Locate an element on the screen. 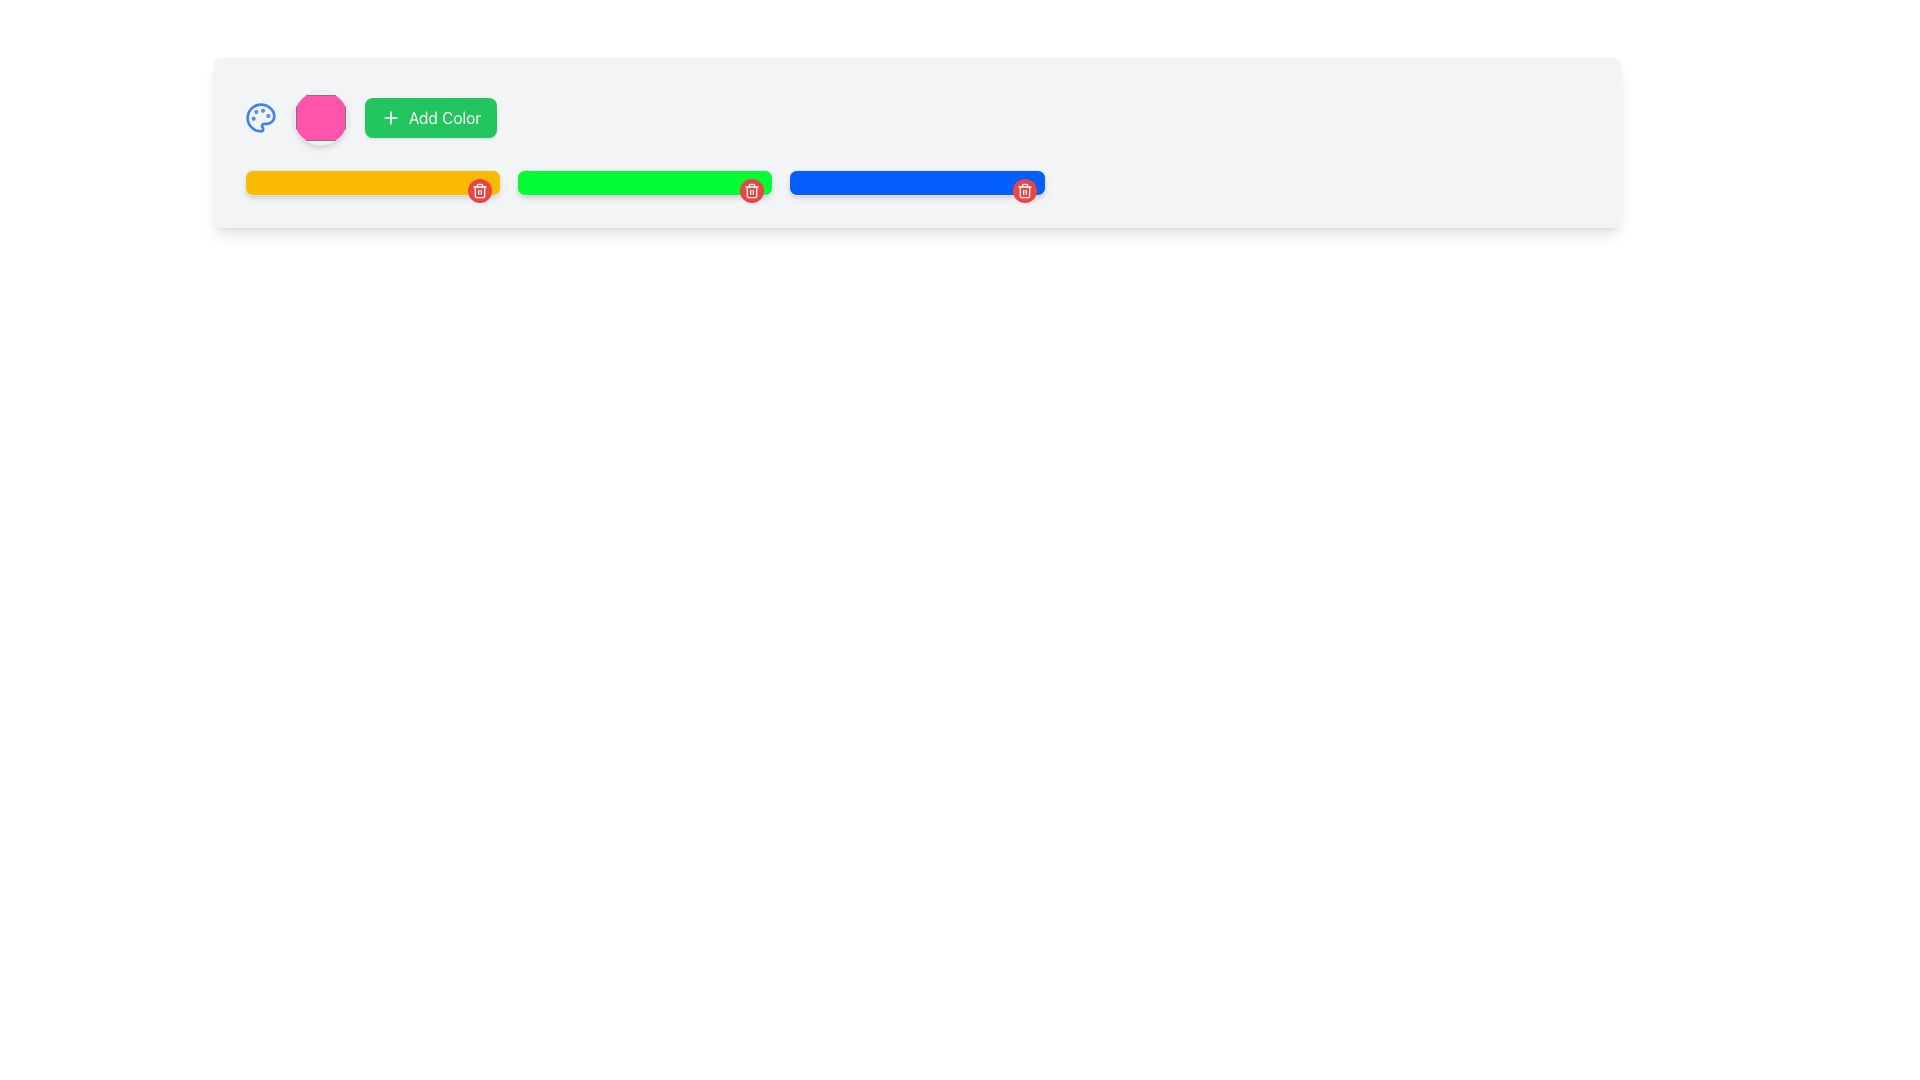 The width and height of the screenshot is (1920, 1080). the first colored block in the UI grid, which is positioned to the left of a green rectangle and a blue rectangle is located at coordinates (373, 182).